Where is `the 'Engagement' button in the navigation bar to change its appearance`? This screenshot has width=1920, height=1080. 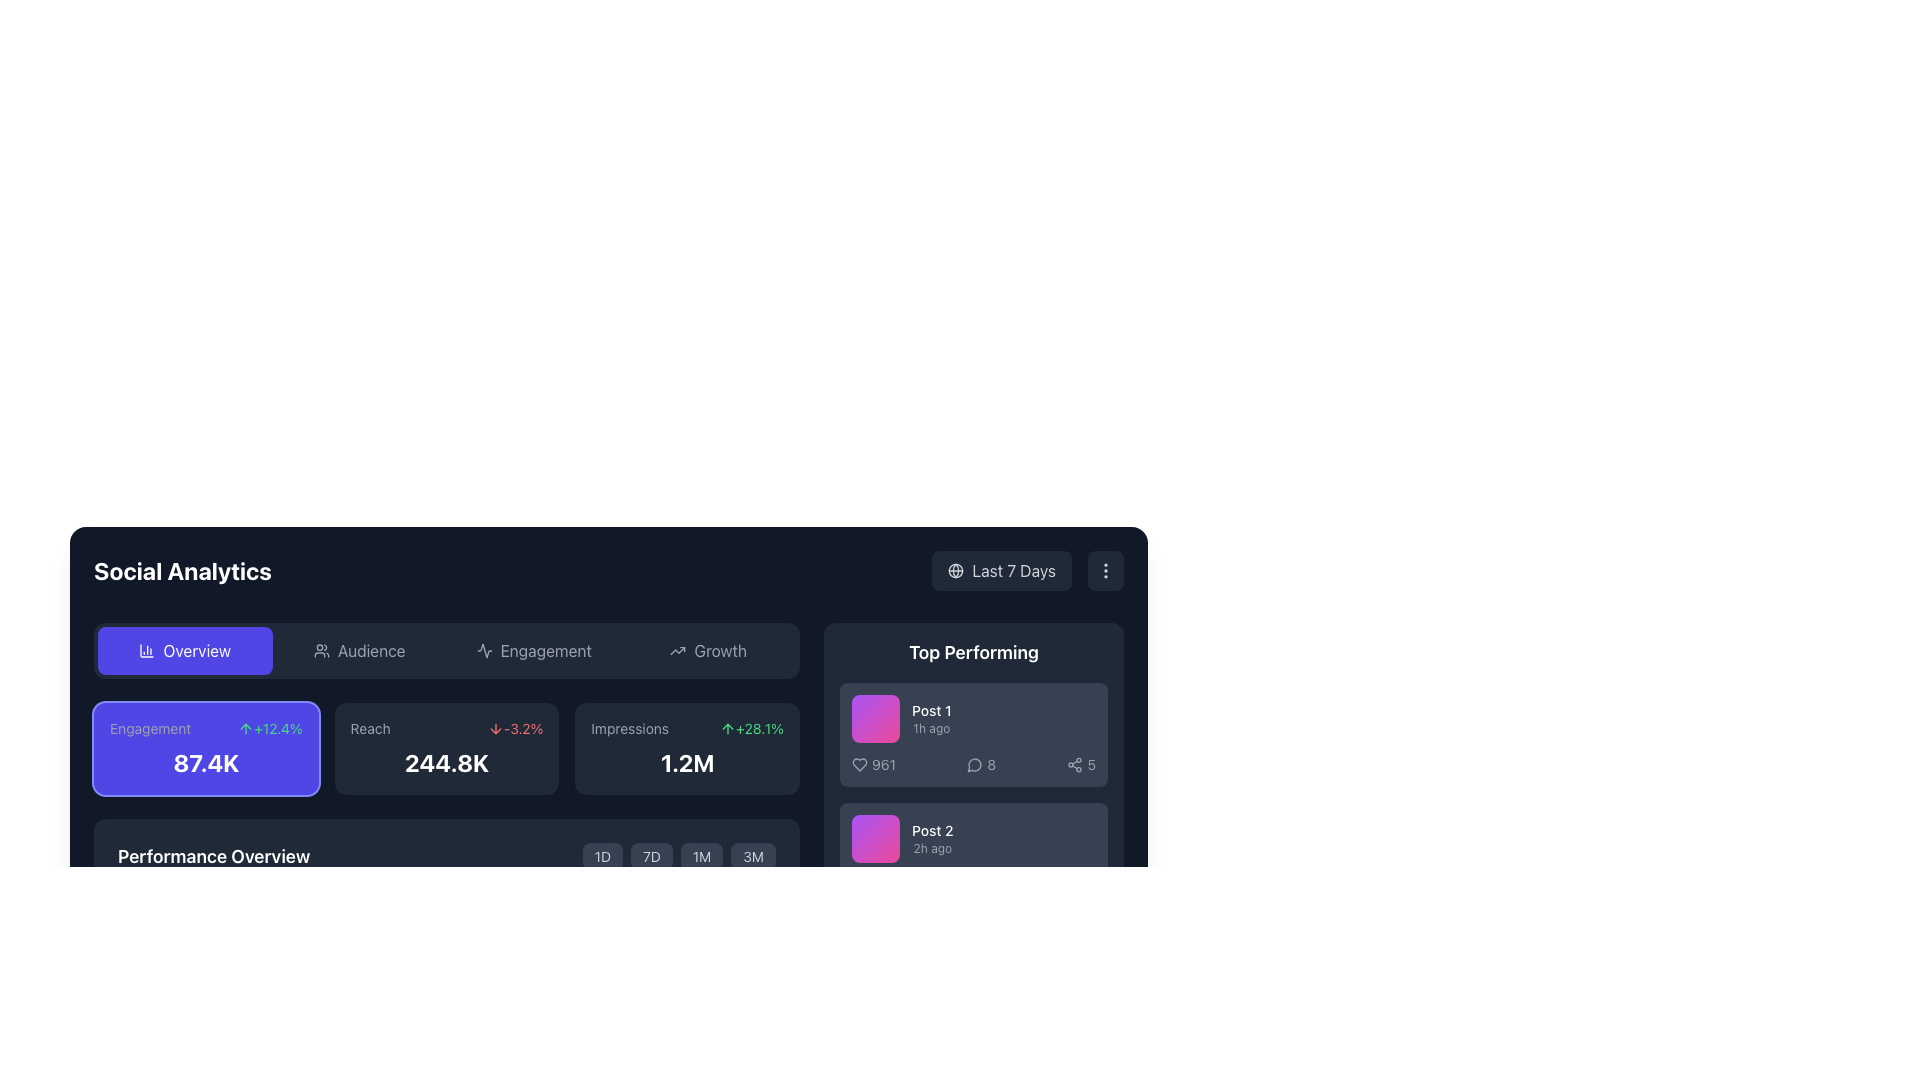 the 'Engagement' button in the navigation bar to change its appearance is located at coordinates (534, 651).